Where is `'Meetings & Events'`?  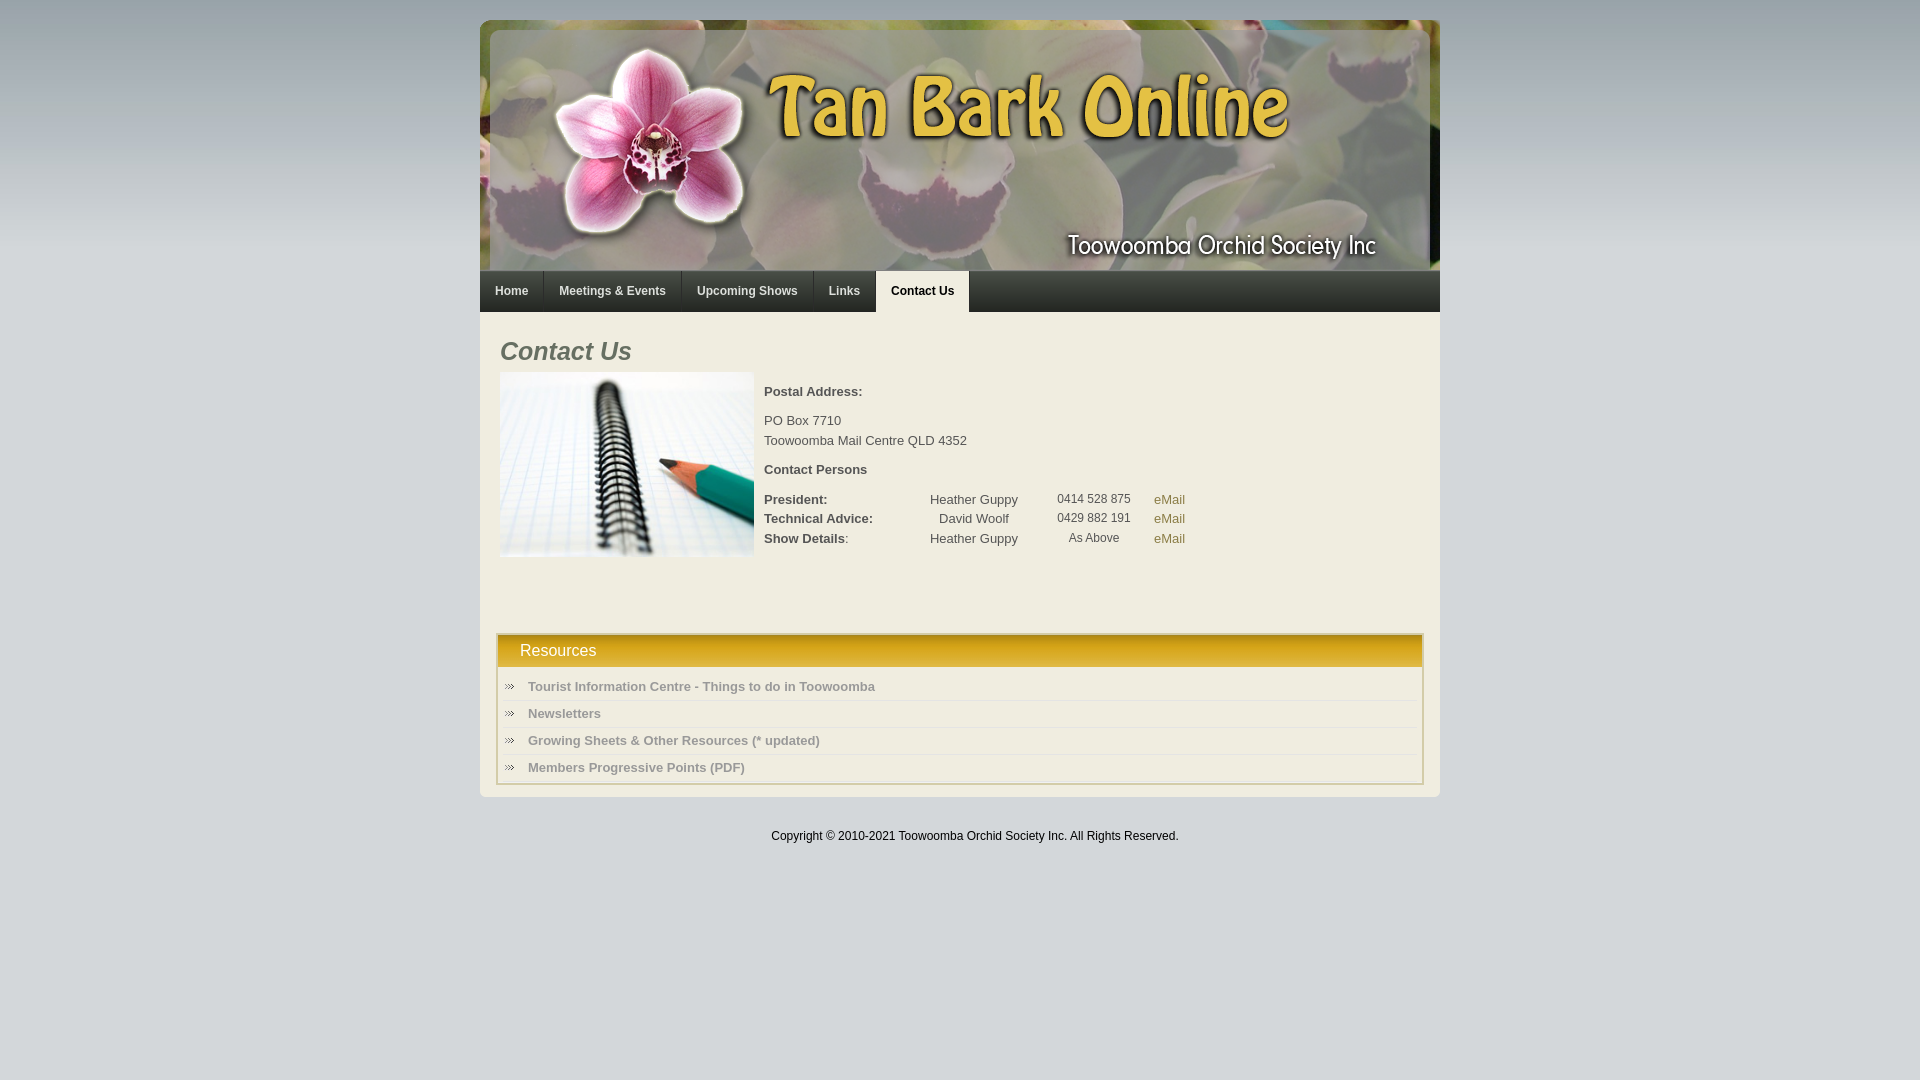
'Meetings & Events' is located at coordinates (611, 291).